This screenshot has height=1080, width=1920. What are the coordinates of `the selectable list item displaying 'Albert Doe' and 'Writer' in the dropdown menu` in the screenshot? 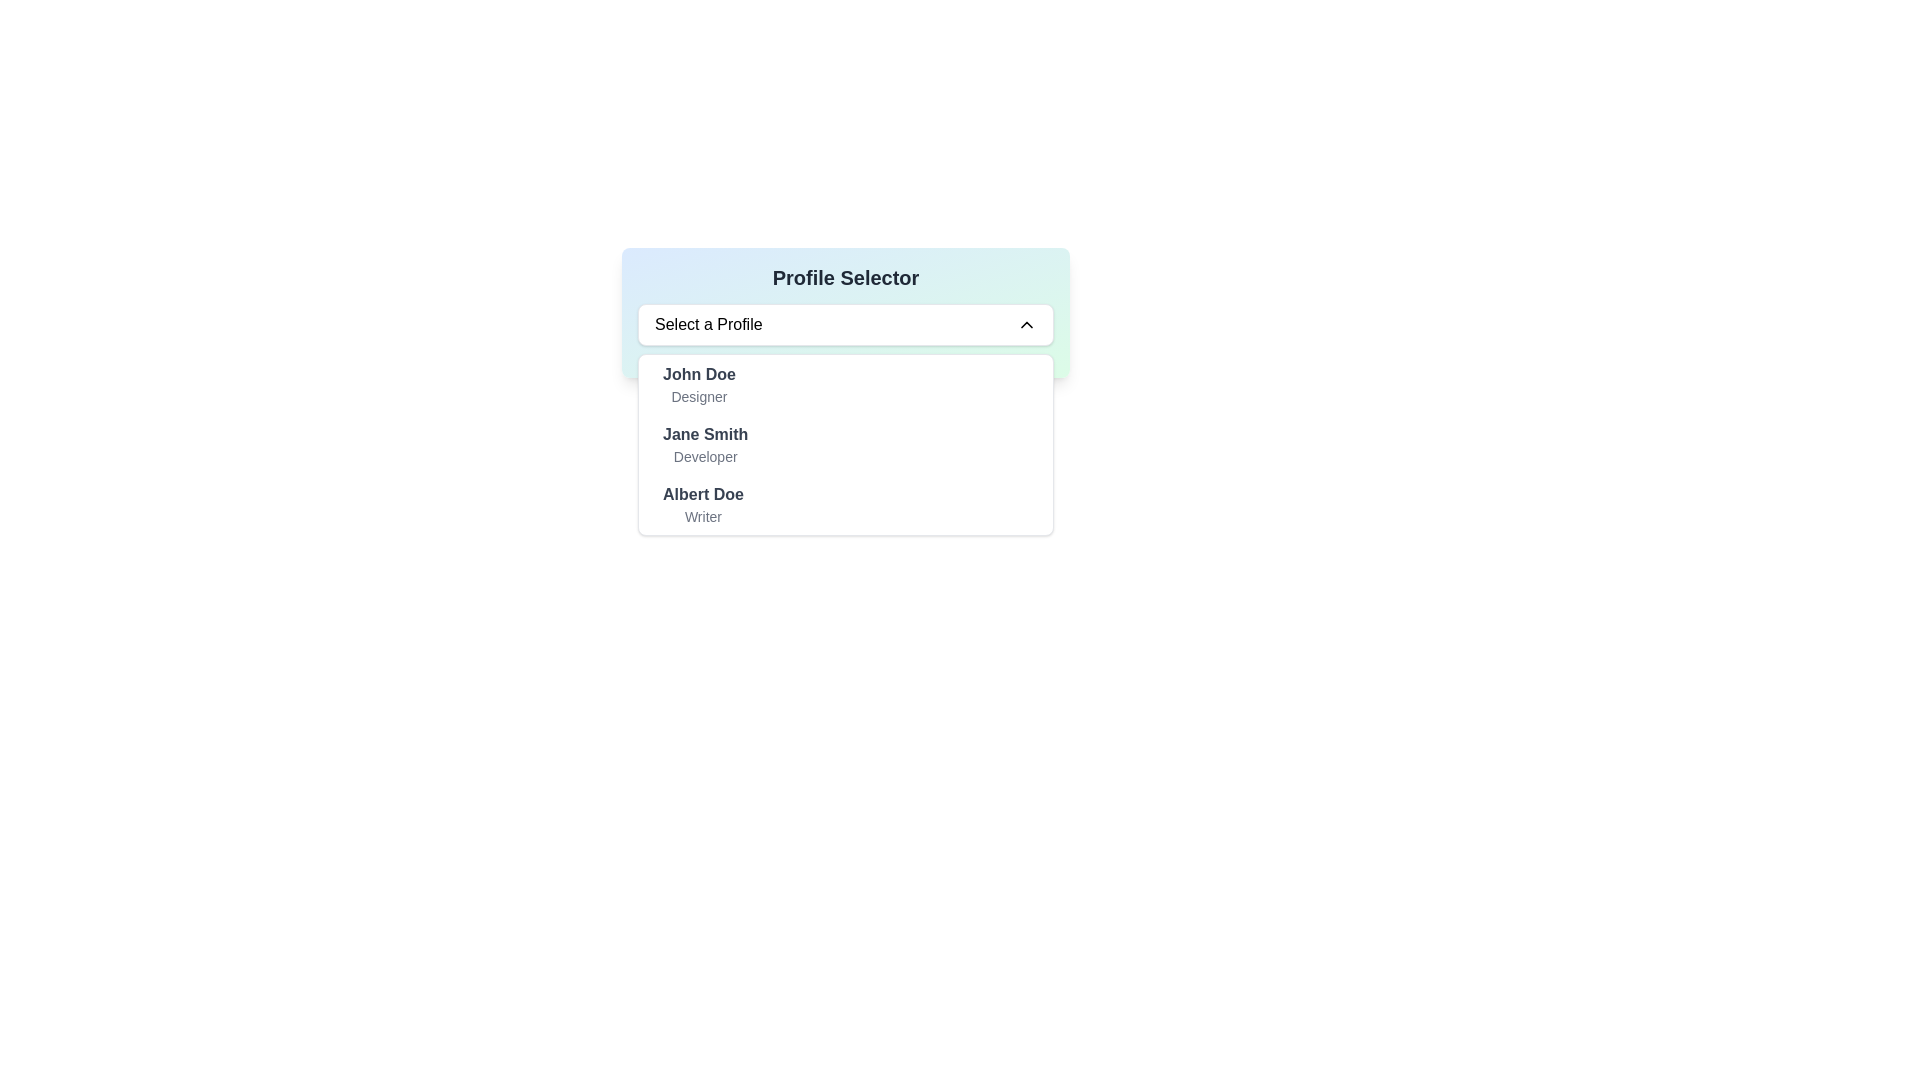 It's located at (845, 504).